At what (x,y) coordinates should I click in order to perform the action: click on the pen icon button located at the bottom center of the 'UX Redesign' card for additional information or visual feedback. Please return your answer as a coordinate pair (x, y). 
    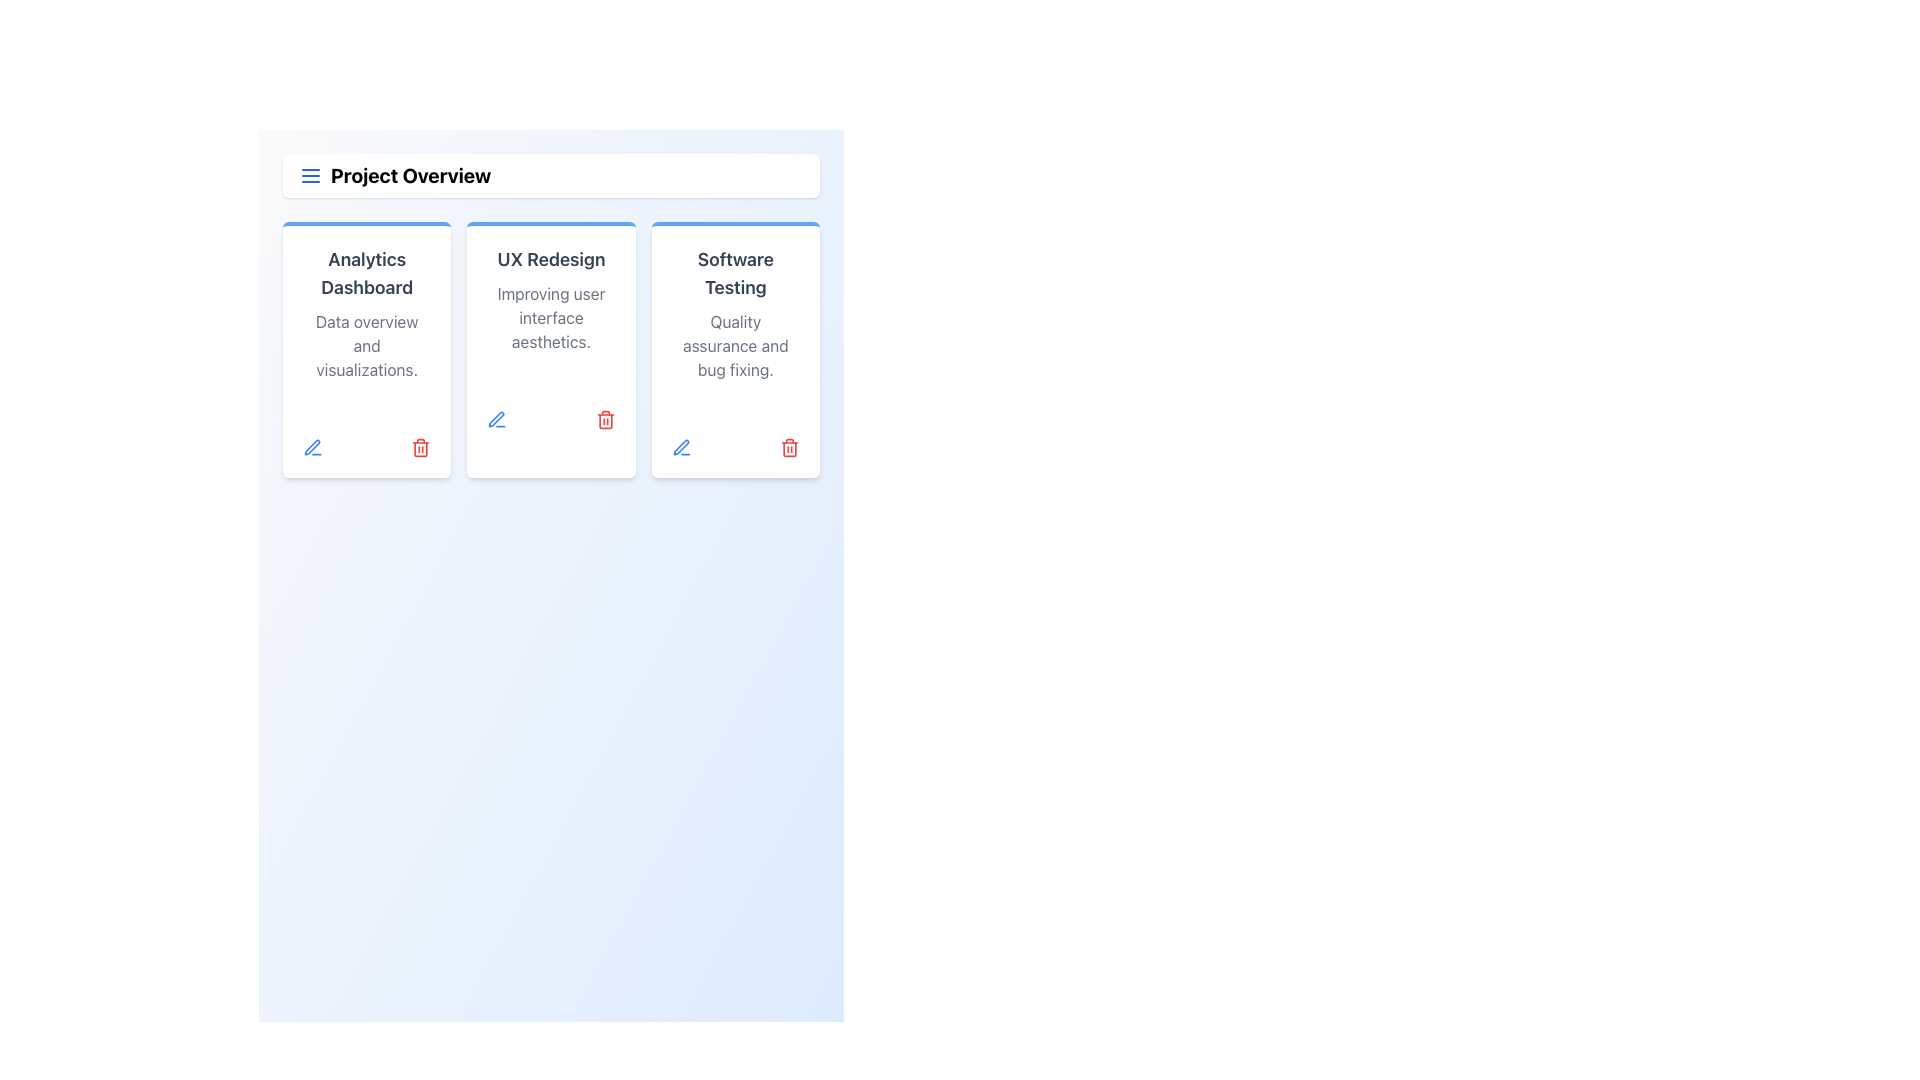
    Looking at the image, I should click on (311, 446).